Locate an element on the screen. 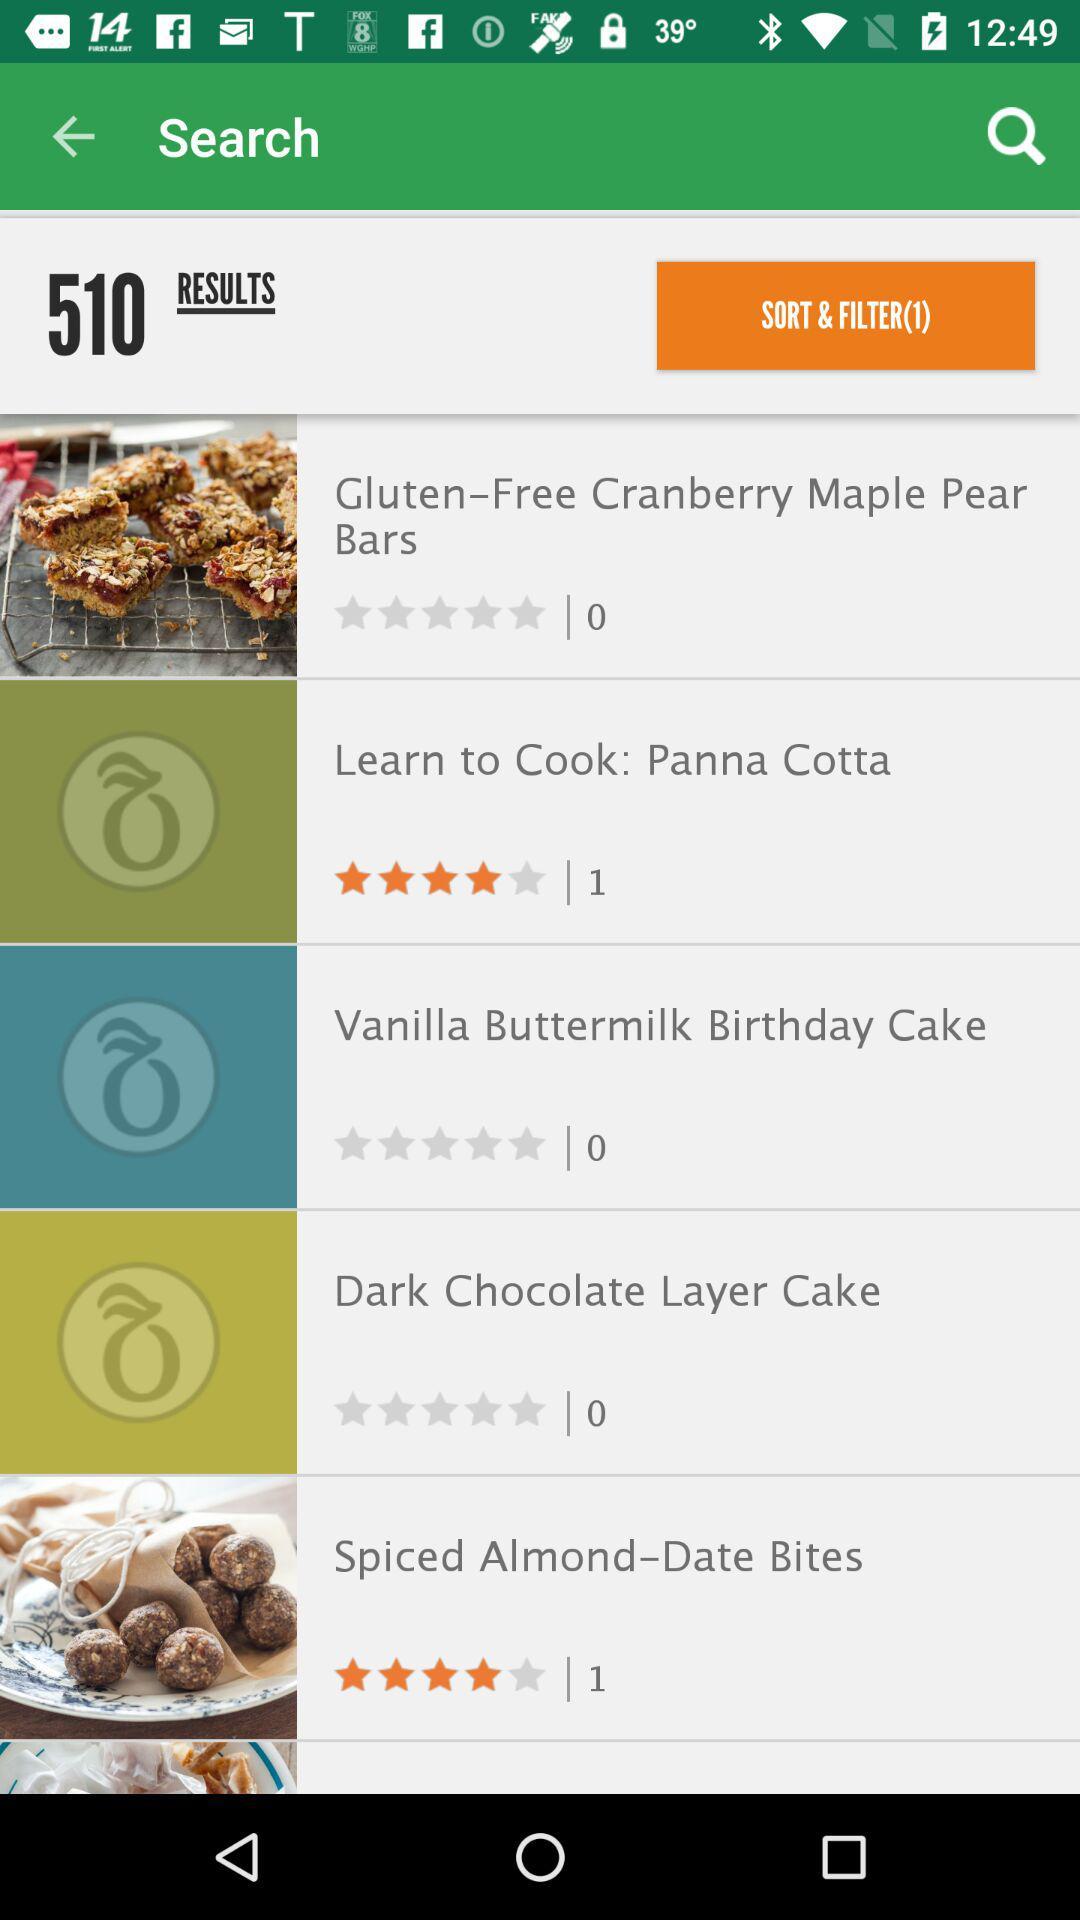  icon above 510 item is located at coordinates (72, 135).